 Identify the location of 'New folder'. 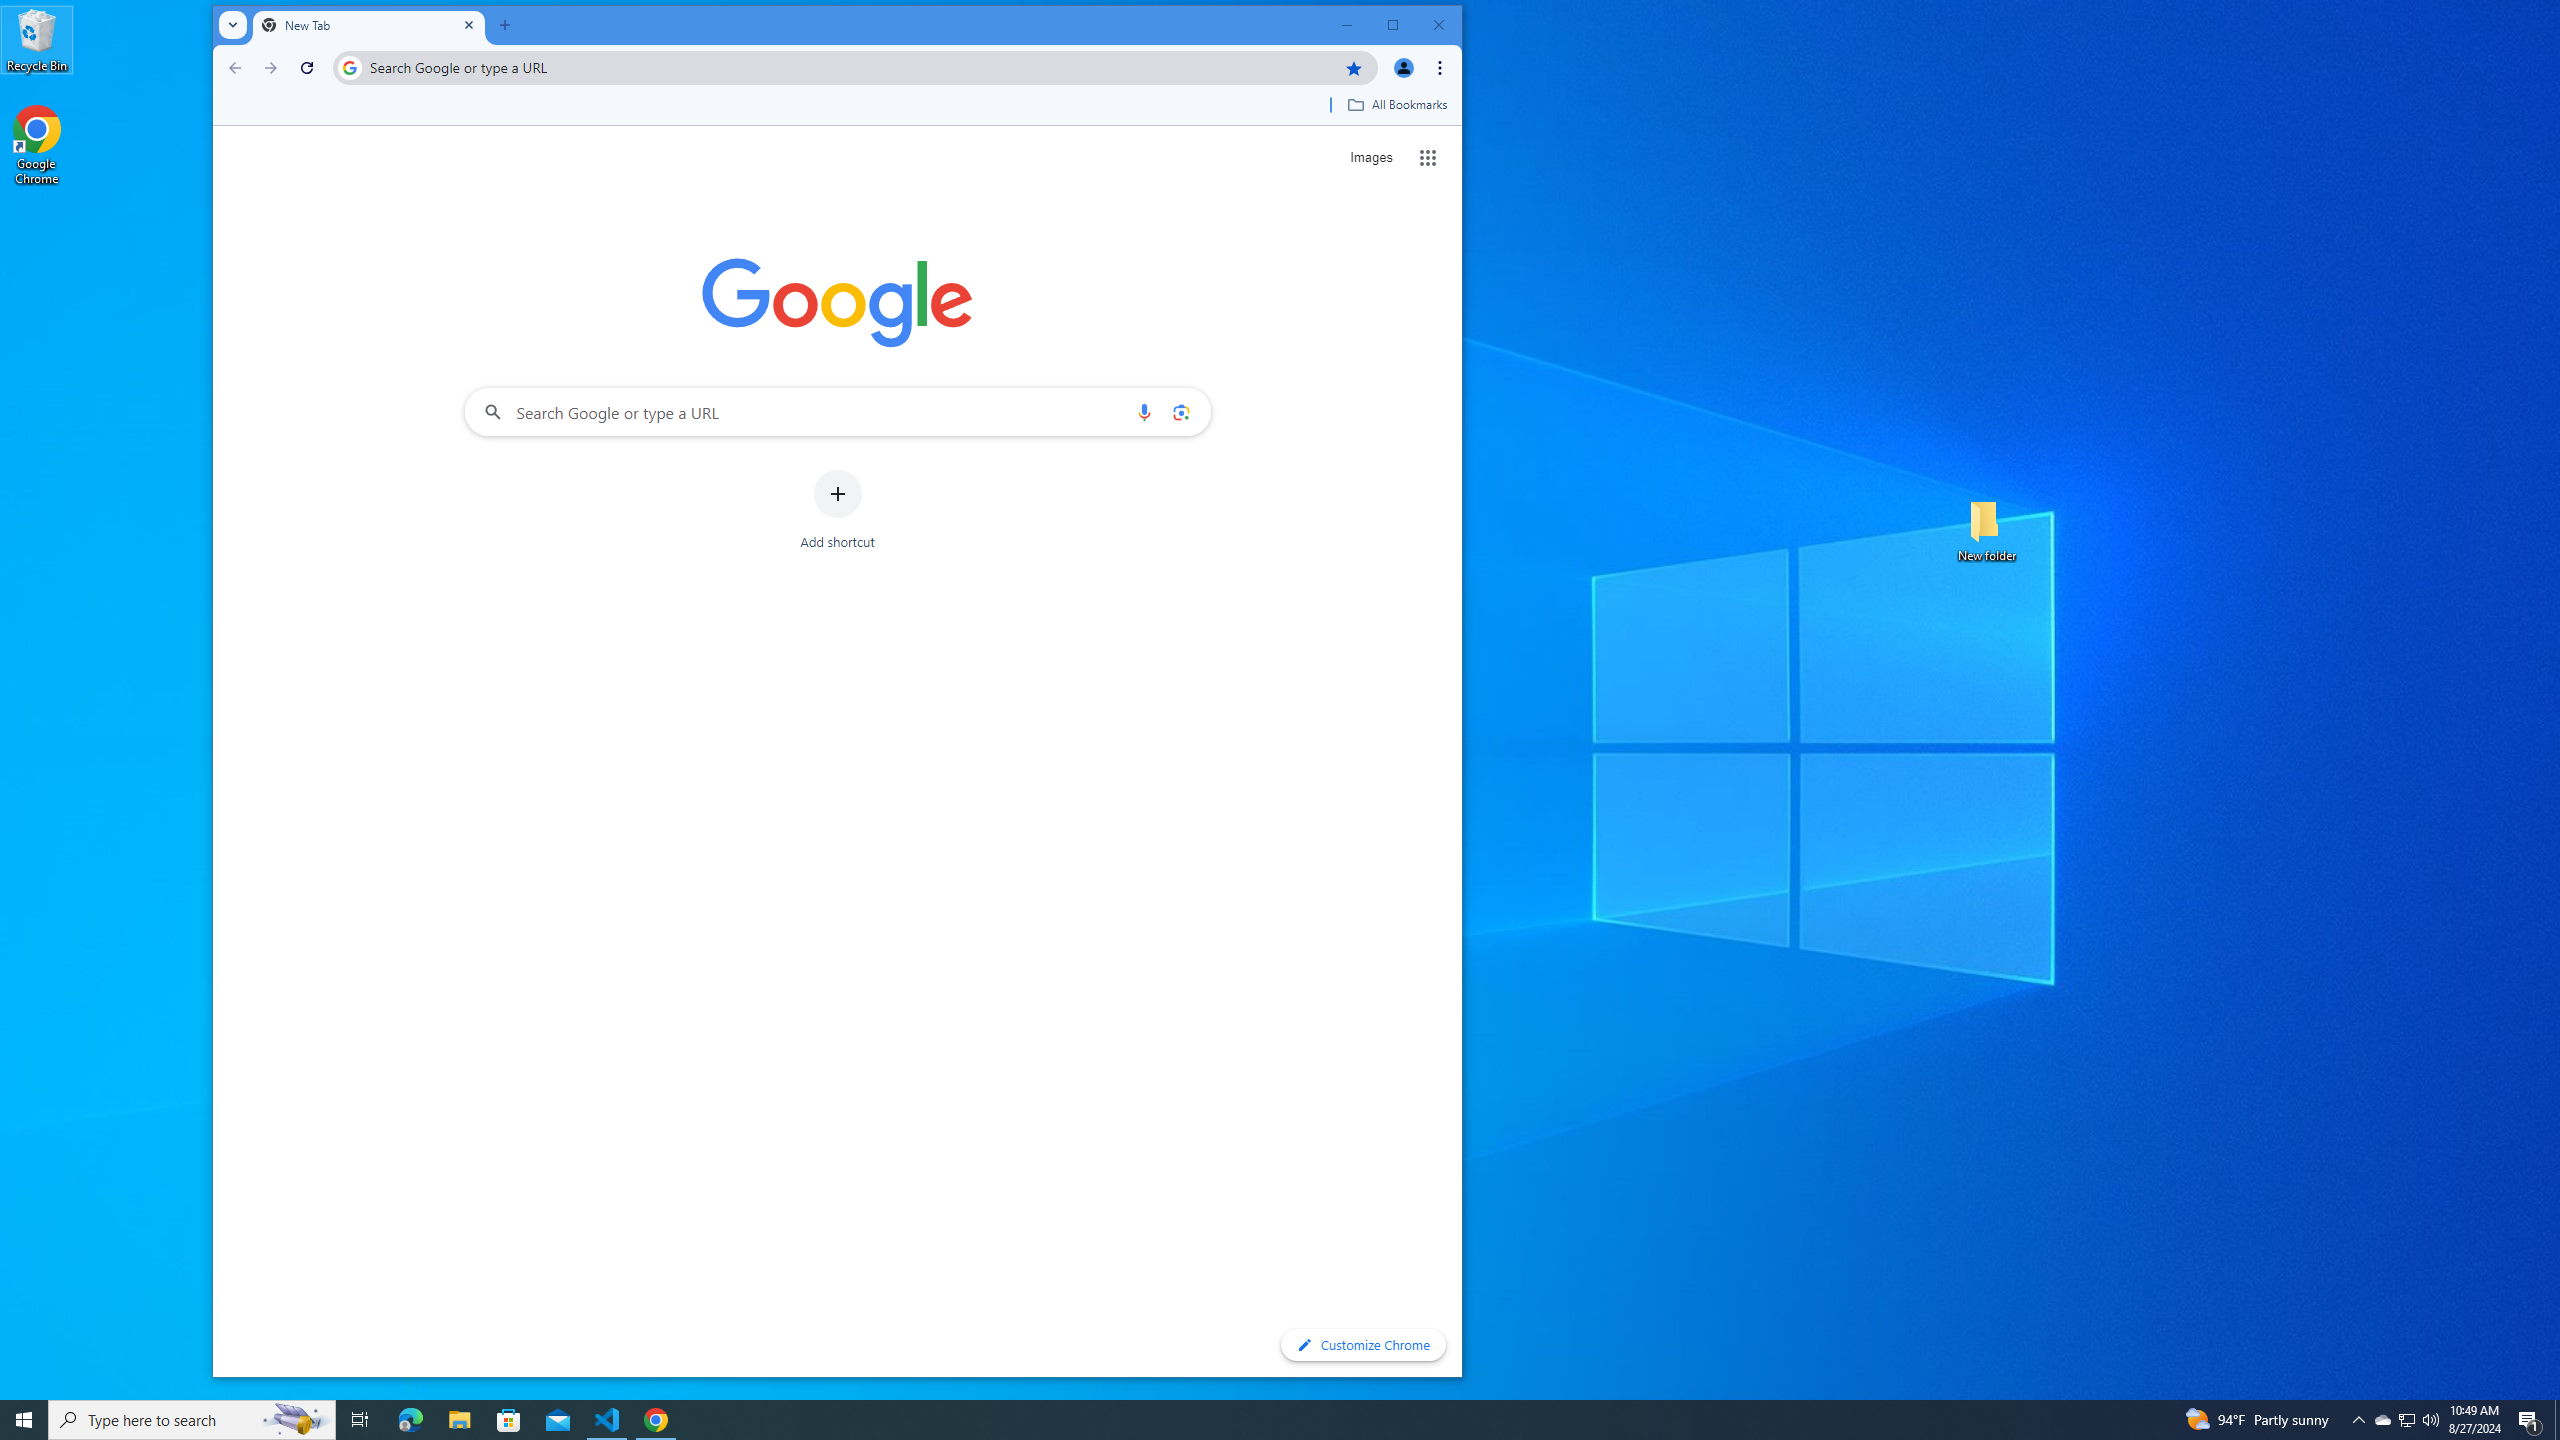
(1986, 528).